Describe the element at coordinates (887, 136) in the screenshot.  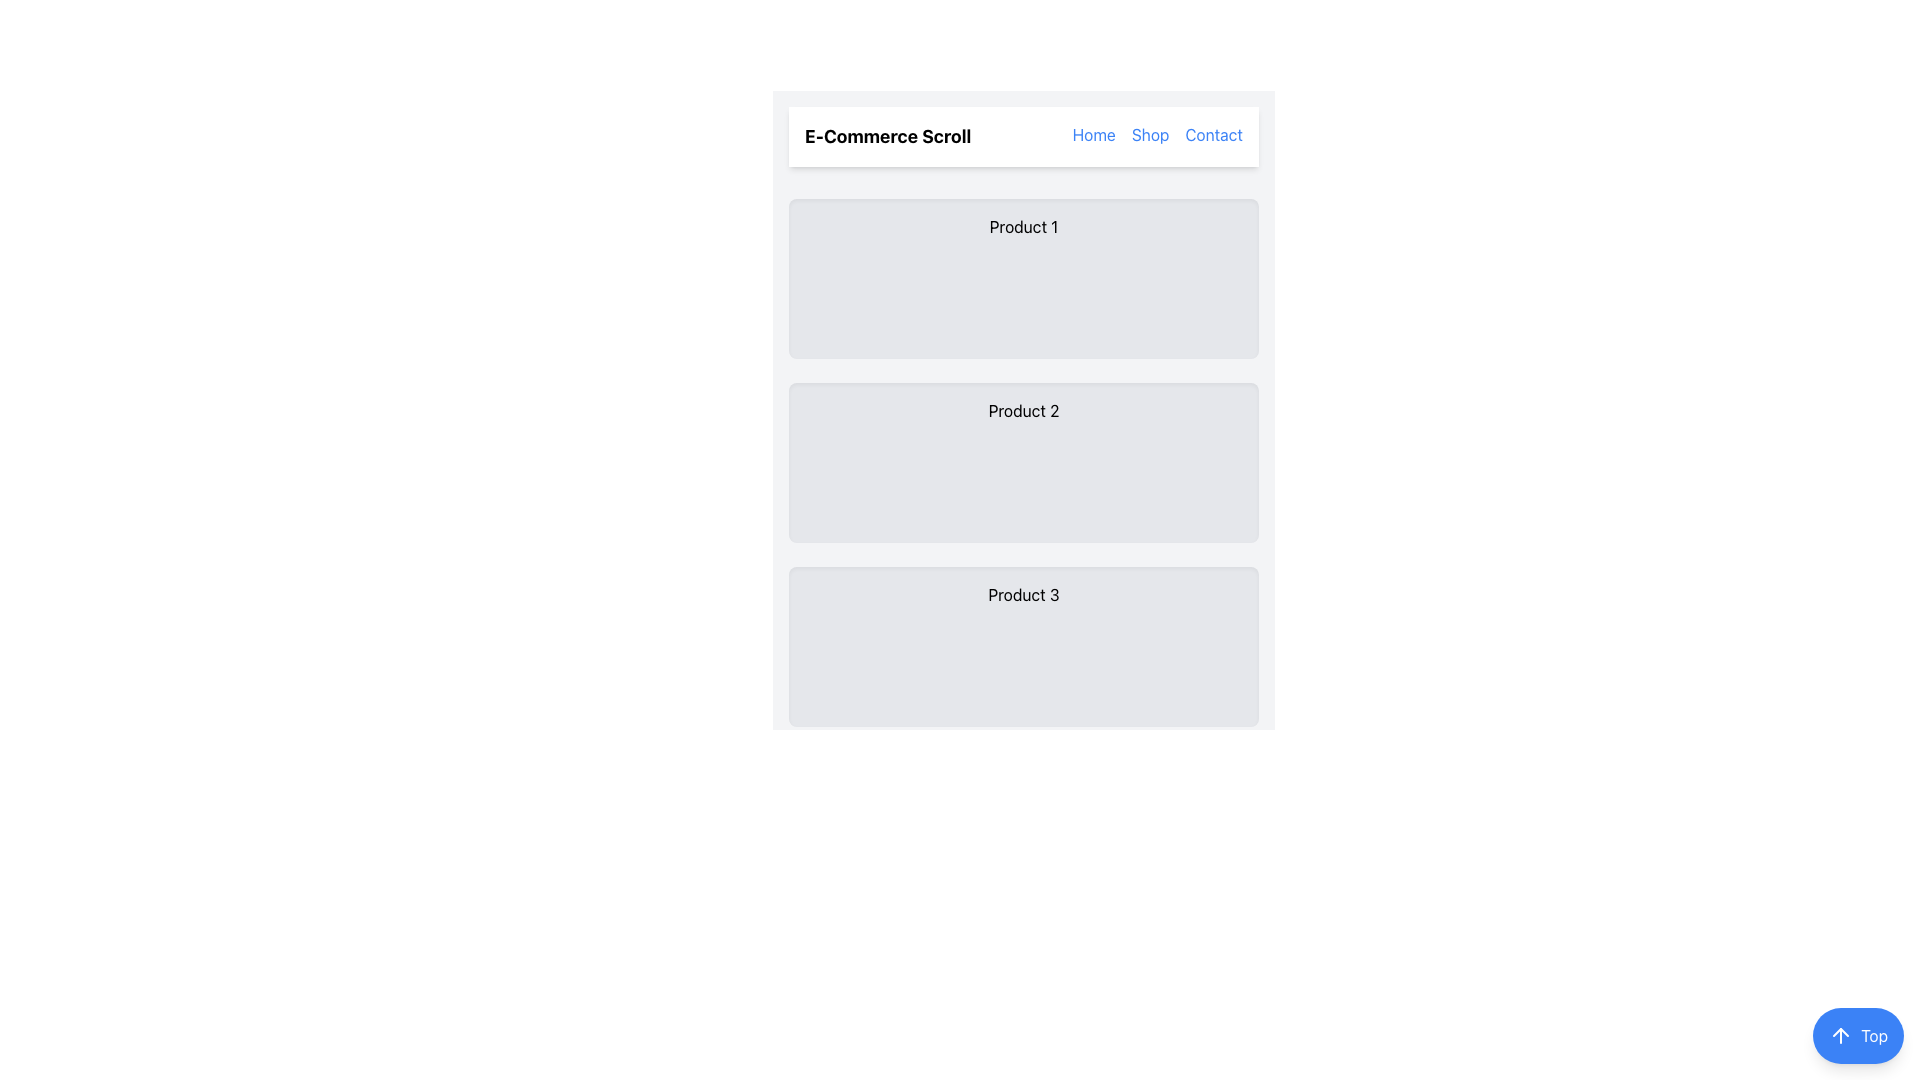
I see `text label that says 'E-Commerce Scroll', which is a bold inscription positioned at the far left of the top bar` at that location.